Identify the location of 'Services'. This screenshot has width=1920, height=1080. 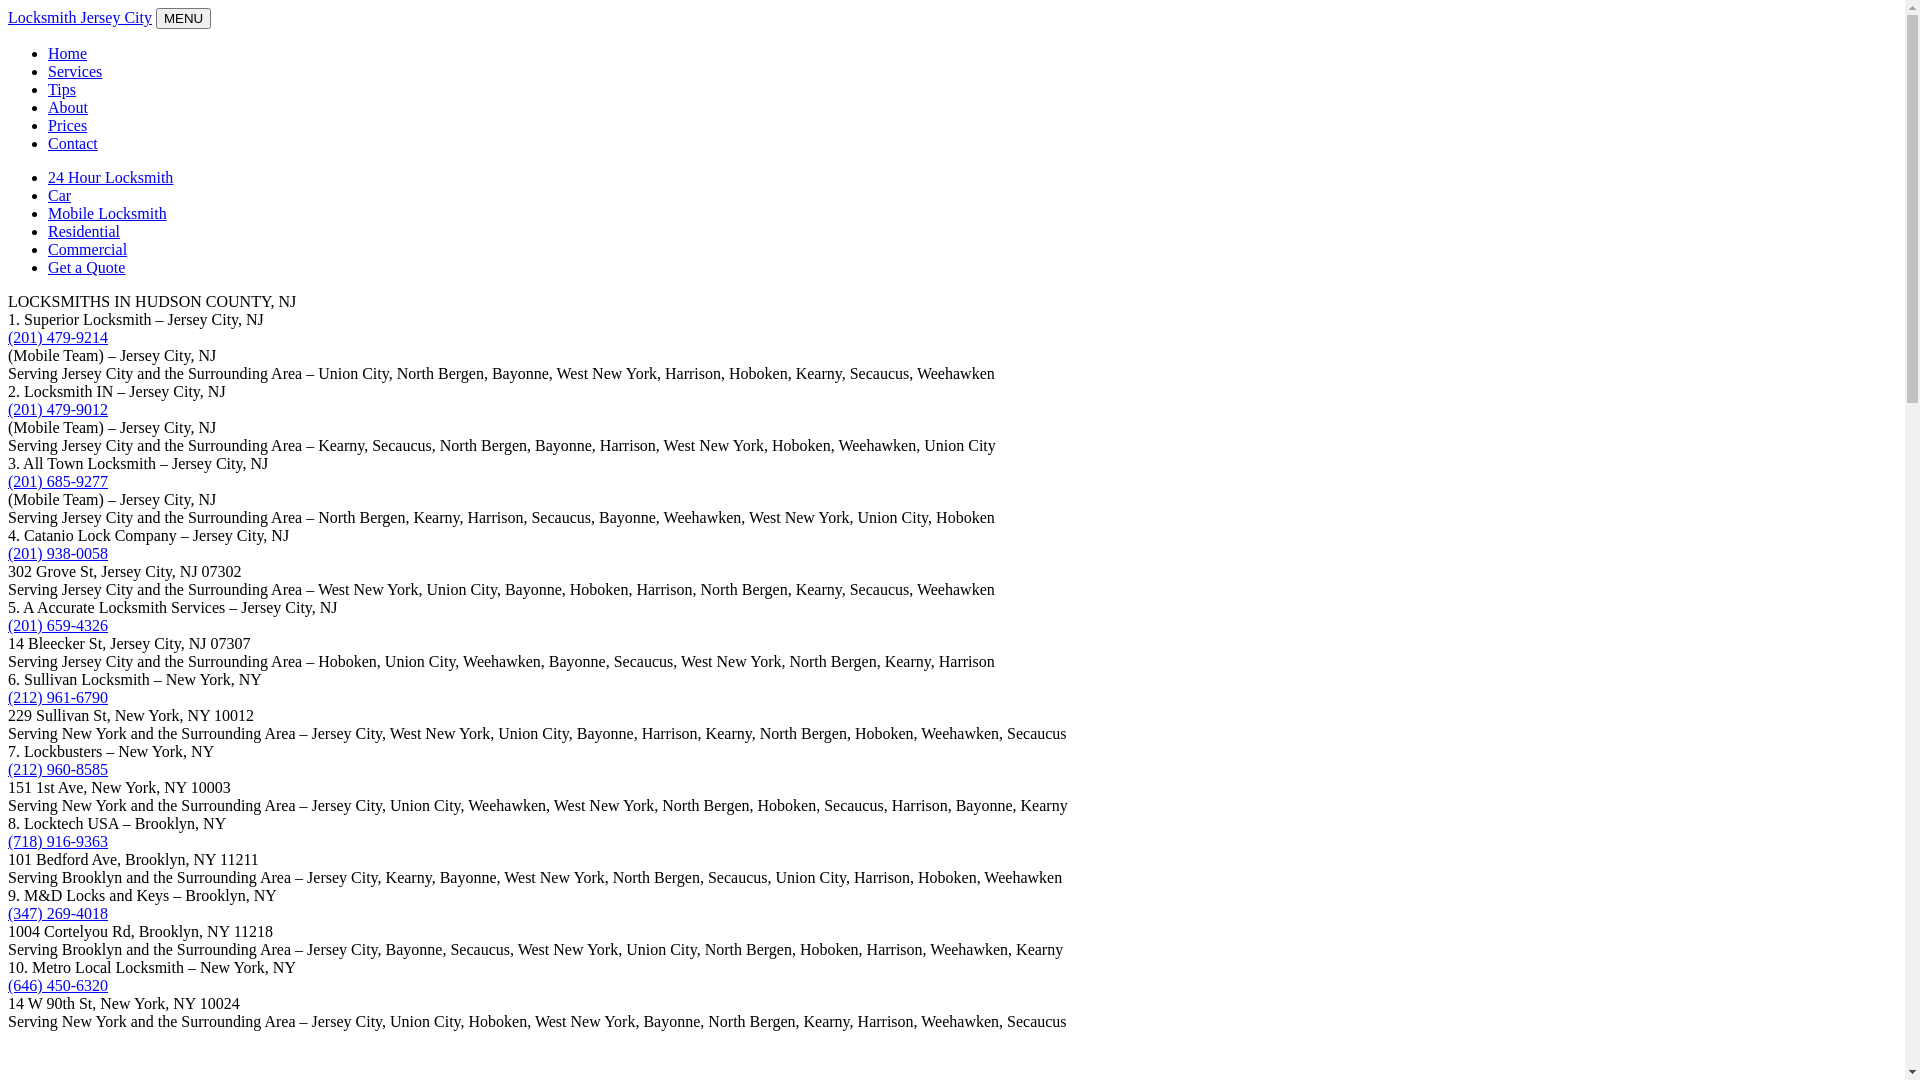
(75, 70).